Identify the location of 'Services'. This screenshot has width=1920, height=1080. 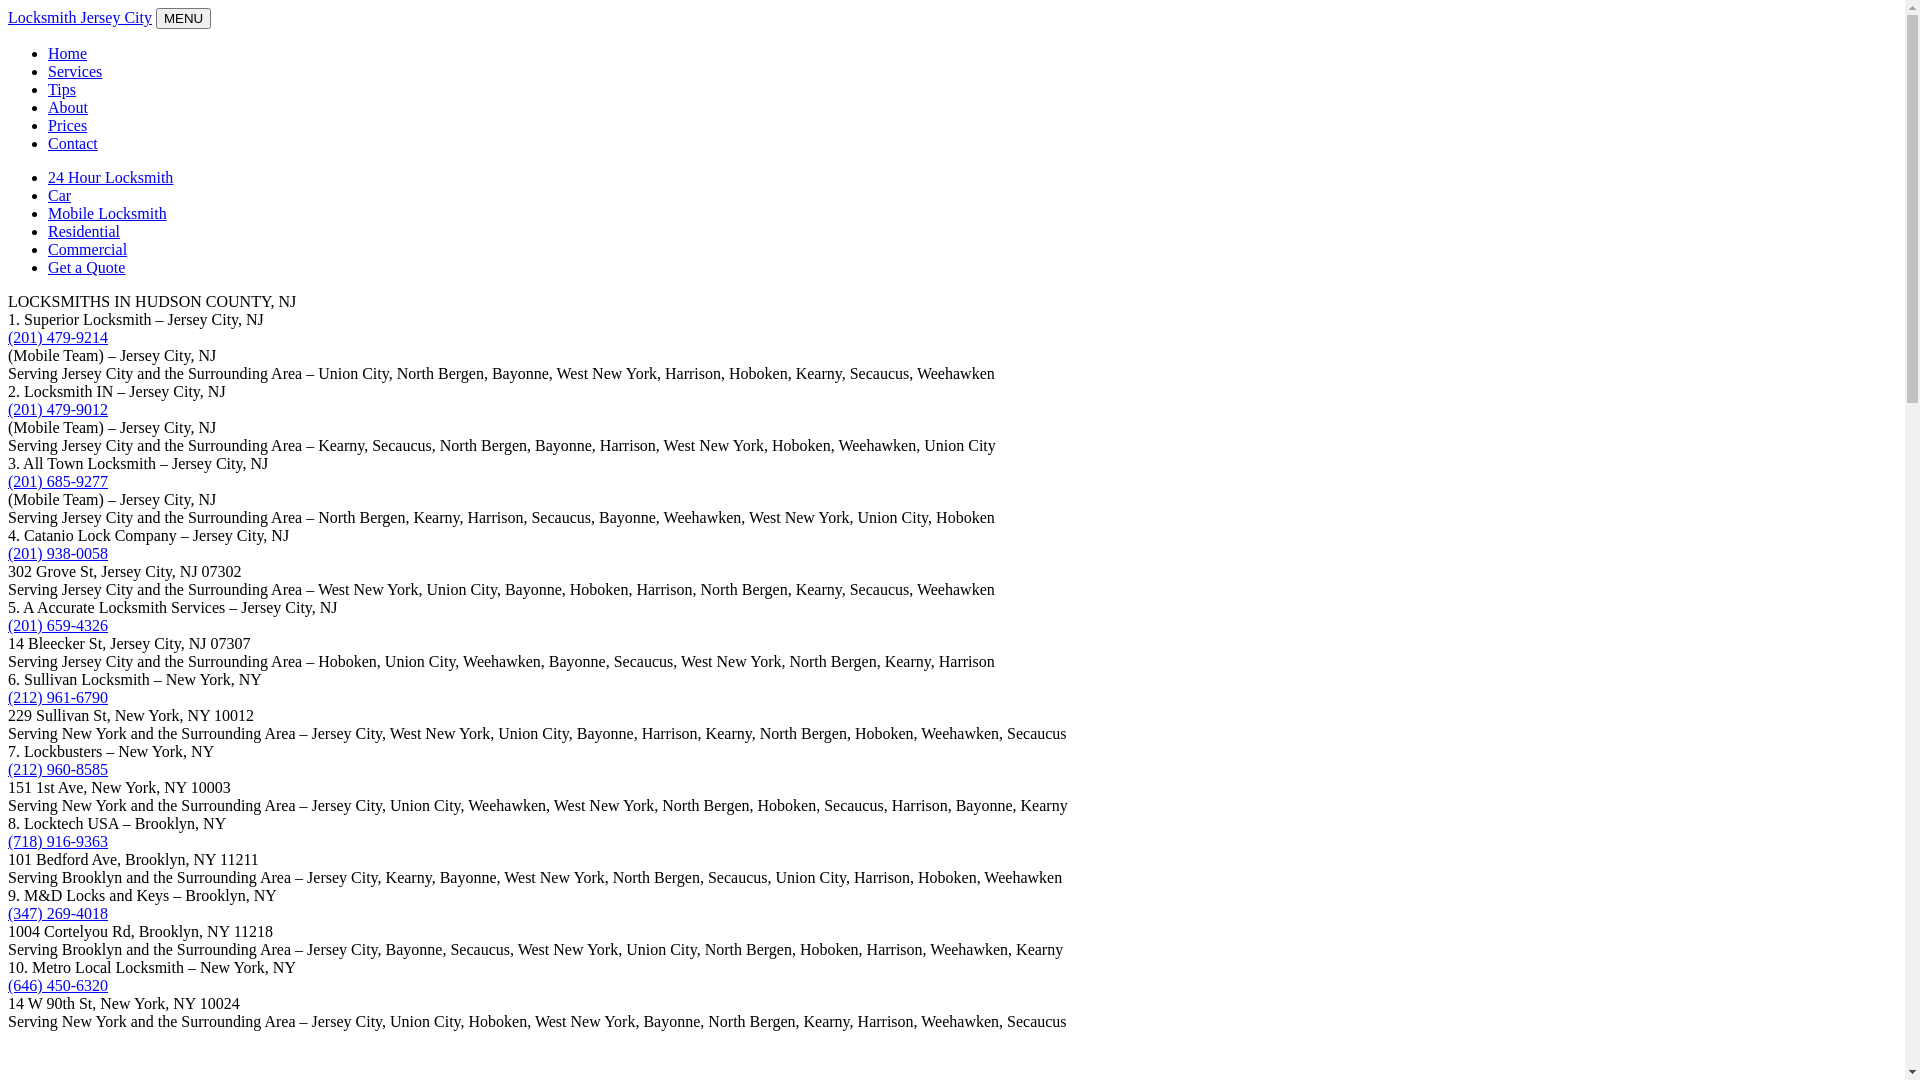
(75, 70).